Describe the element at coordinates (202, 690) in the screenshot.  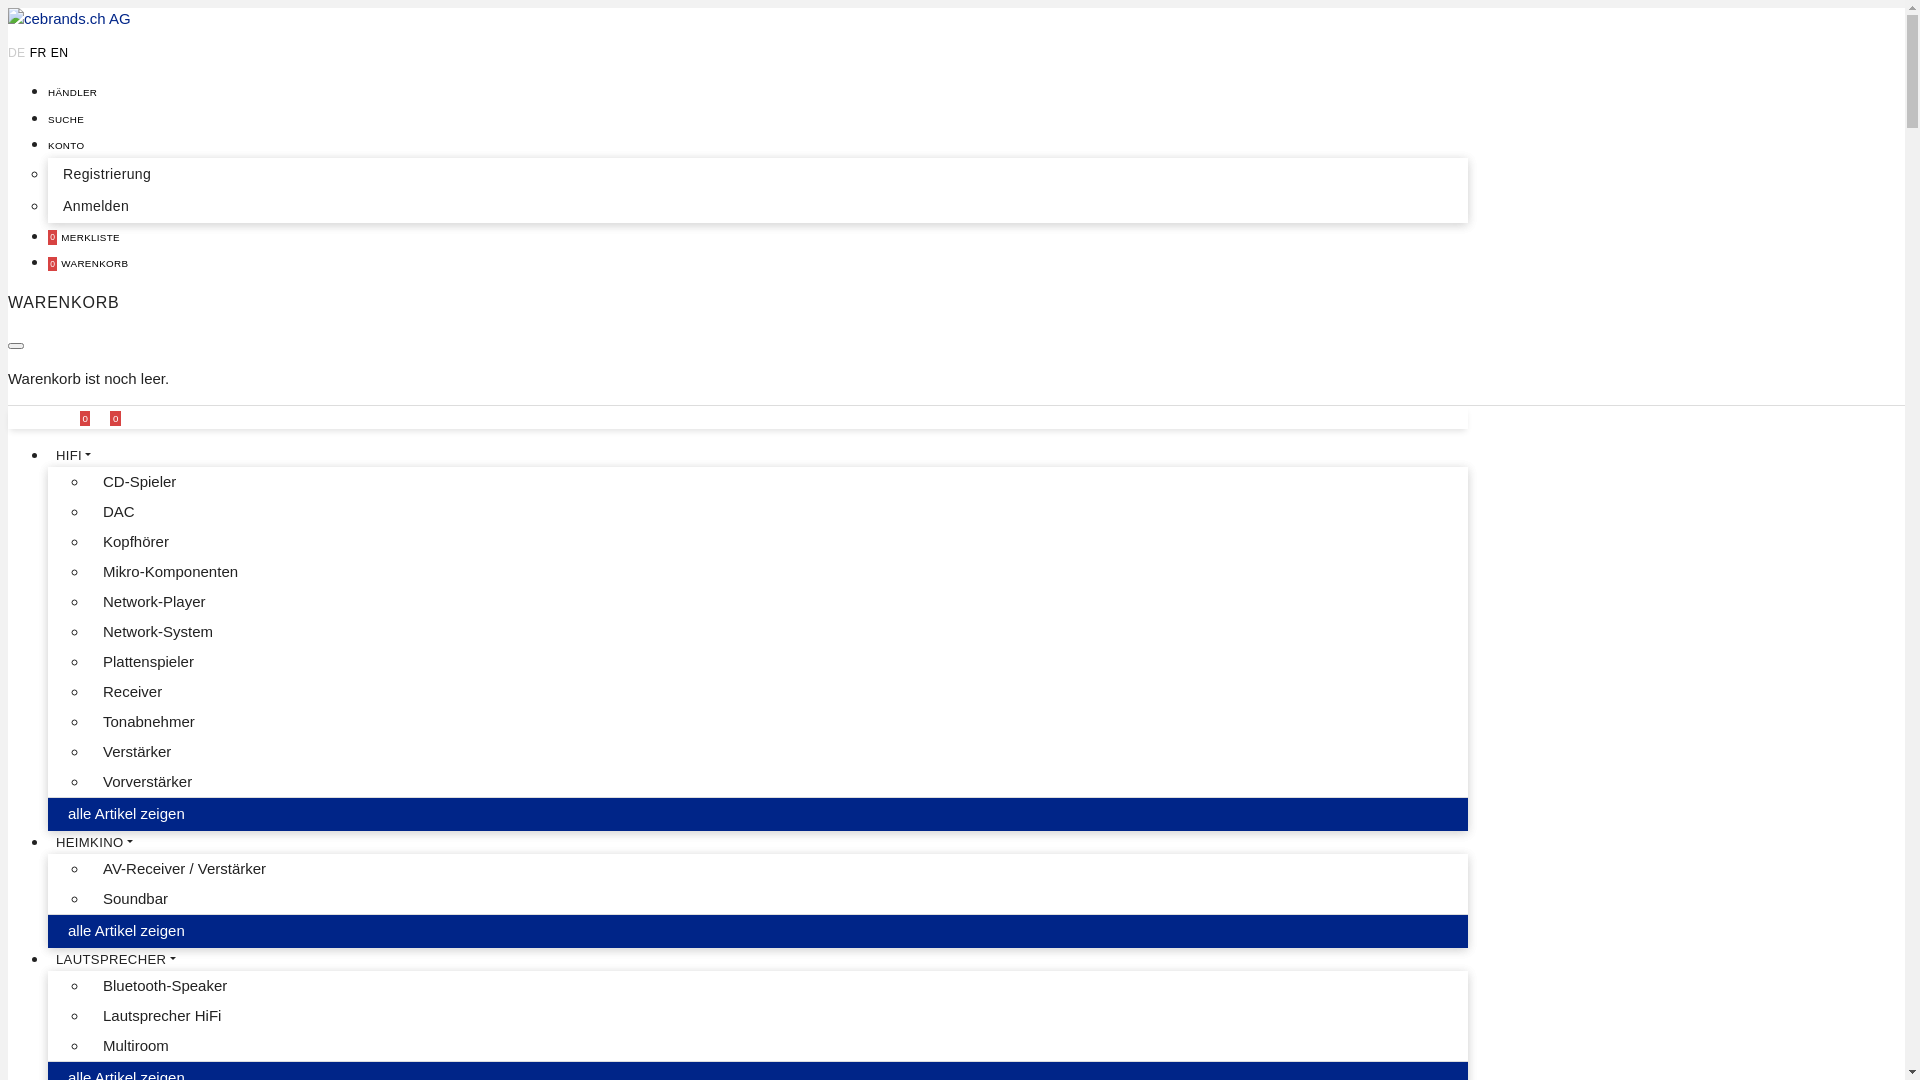
I see `'Receiver'` at that location.